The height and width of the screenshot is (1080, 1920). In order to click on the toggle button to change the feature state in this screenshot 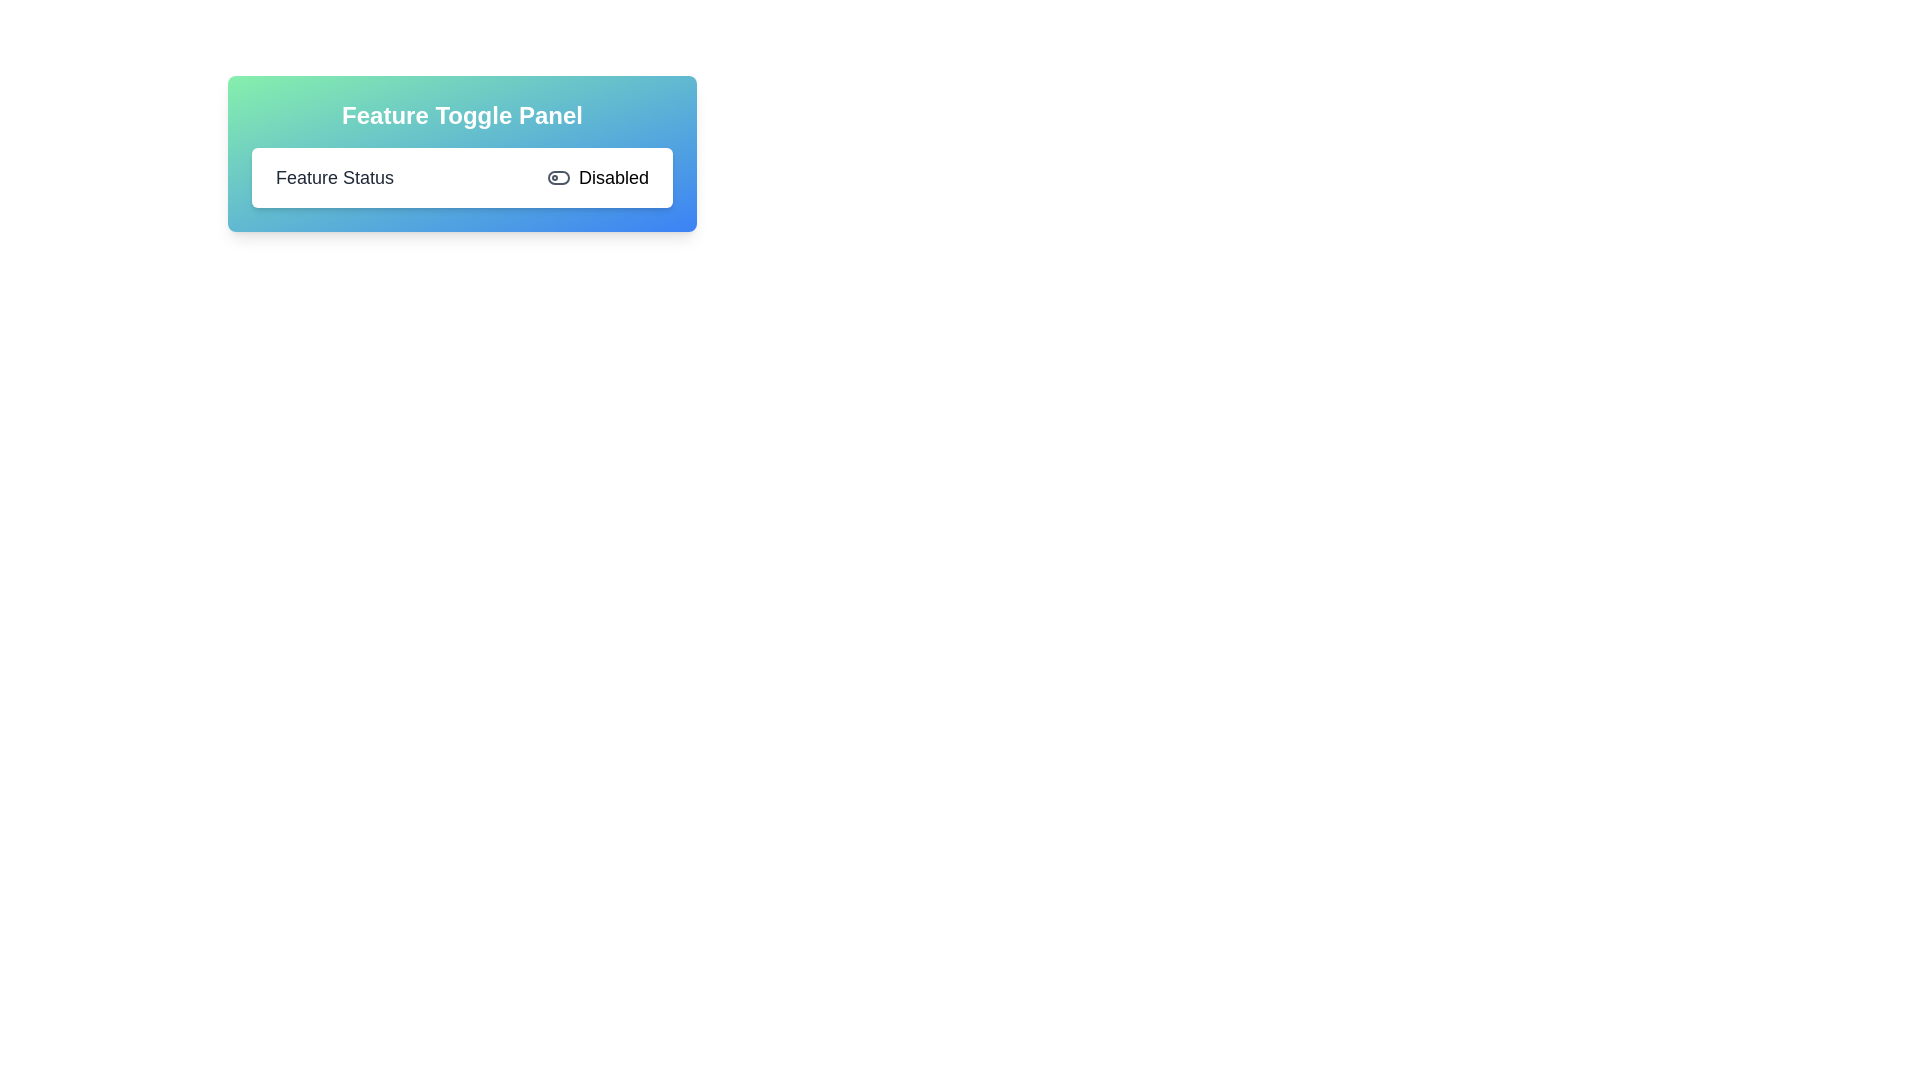, I will do `click(596, 176)`.